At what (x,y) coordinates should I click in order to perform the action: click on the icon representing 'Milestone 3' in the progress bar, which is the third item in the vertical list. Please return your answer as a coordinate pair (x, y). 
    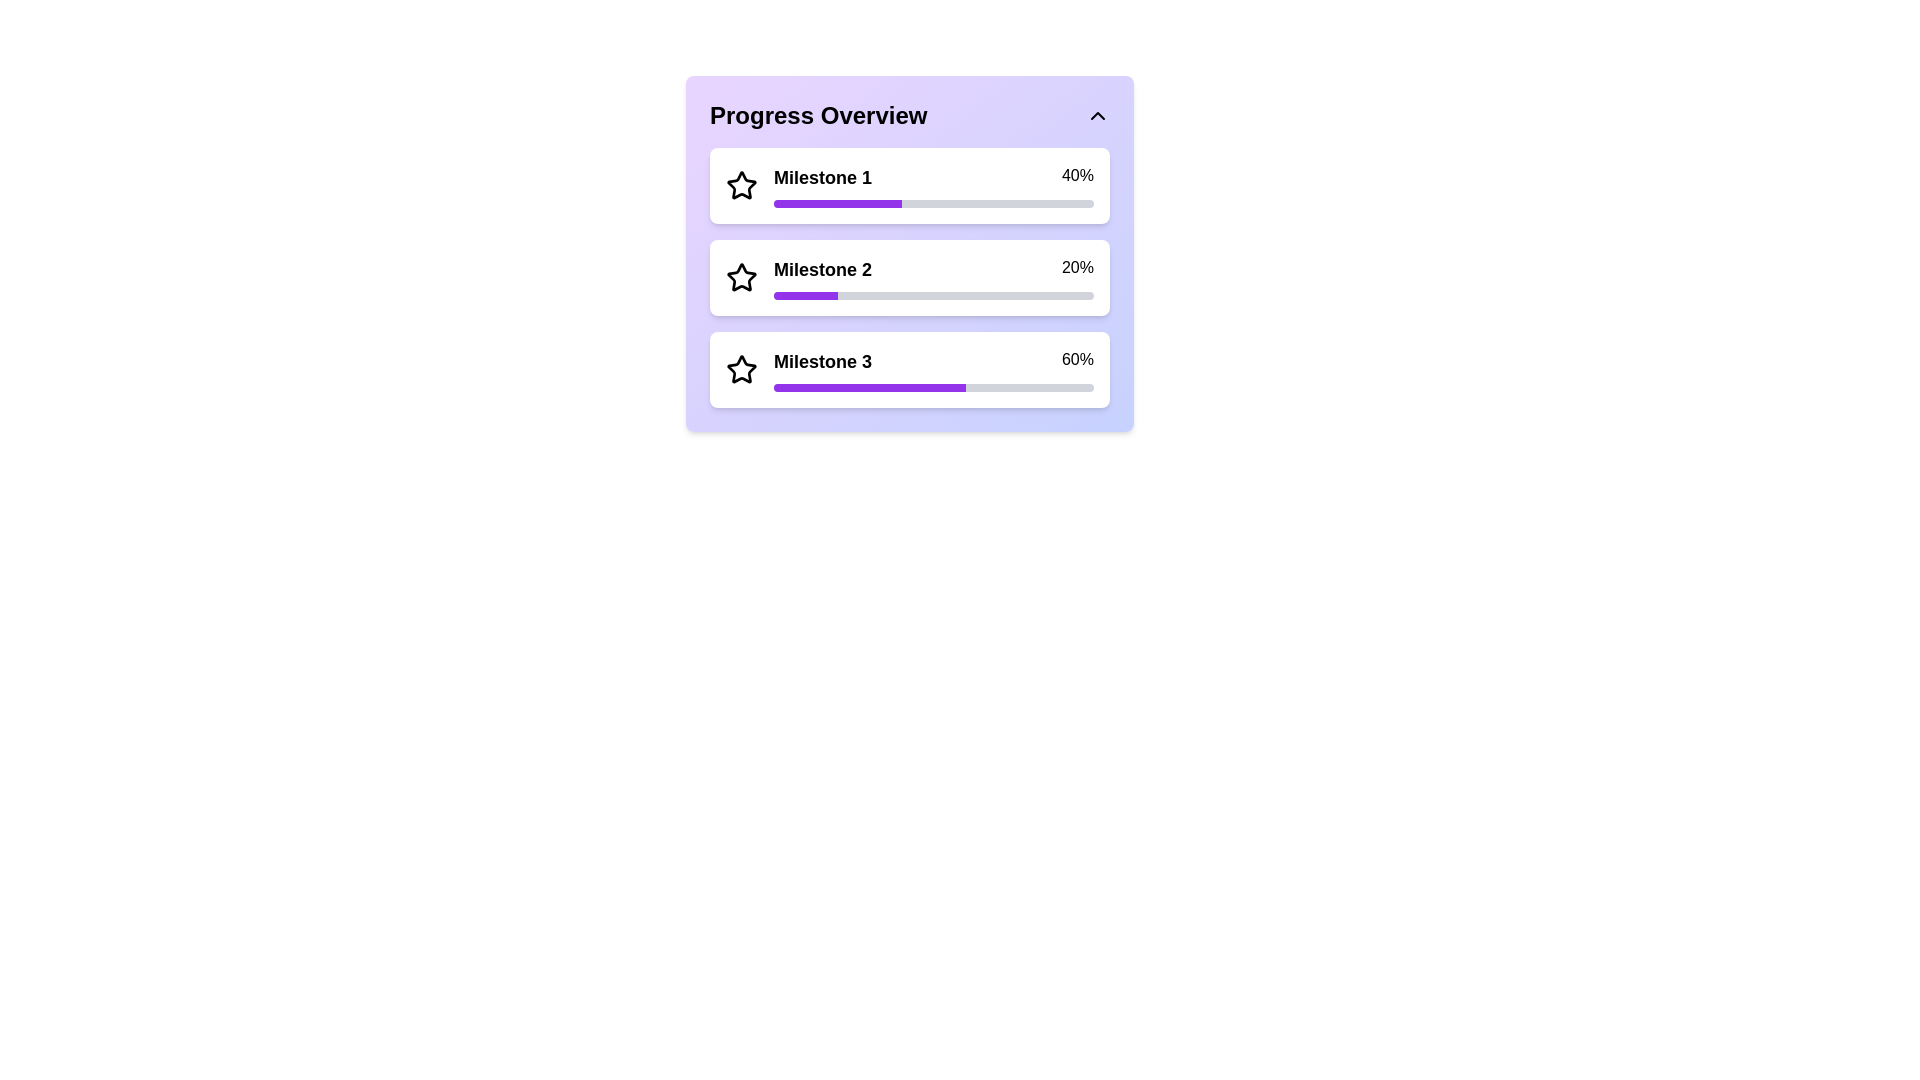
    Looking at the image, I should click on (741, 370).